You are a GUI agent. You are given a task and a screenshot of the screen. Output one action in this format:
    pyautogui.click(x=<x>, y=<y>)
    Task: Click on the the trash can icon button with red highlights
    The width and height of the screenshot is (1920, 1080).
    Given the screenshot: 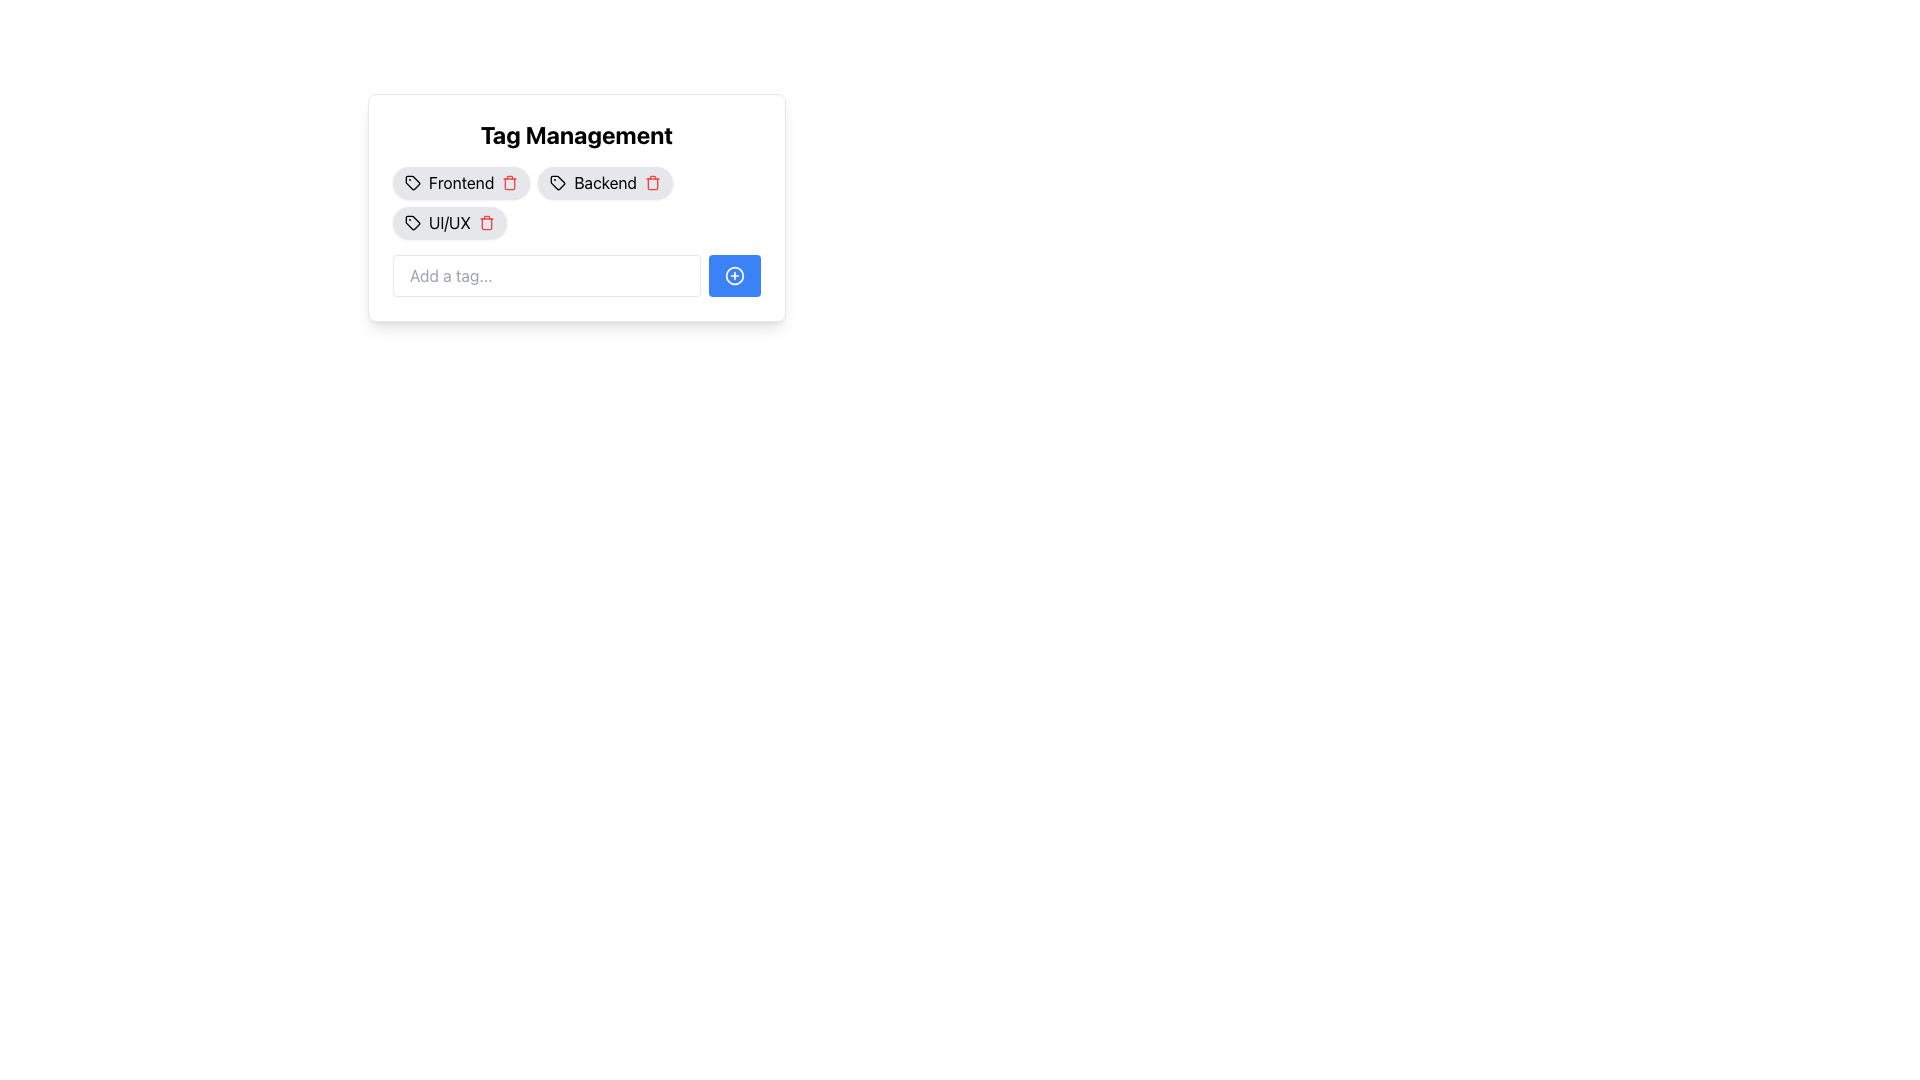 What is the action you would take?
    pyautogui.click(x=652, y=182)
    